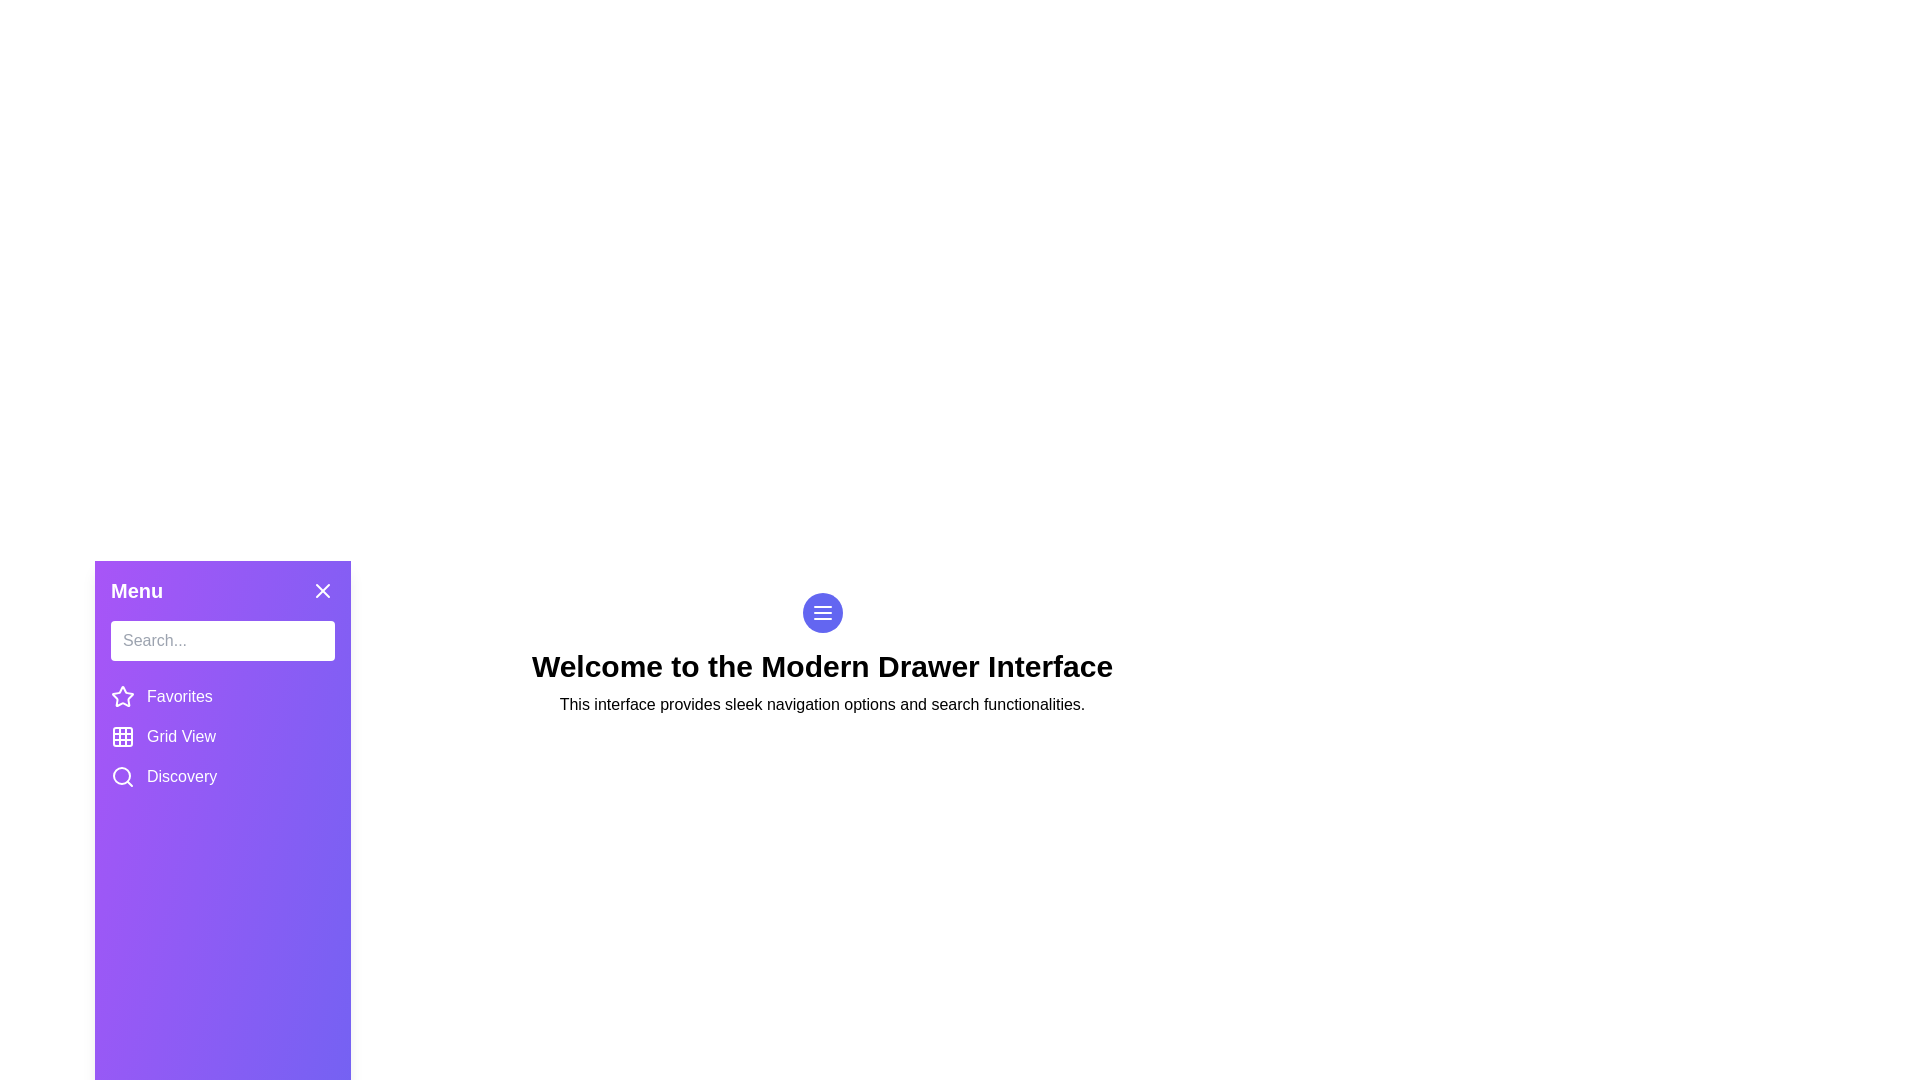 The height and width of the screenshot is (1080, 1920). What do you see at coordinates (322, 589) in the screenshot?
I see `the close button in the drawer to close it` at bounding box center [322, 589].